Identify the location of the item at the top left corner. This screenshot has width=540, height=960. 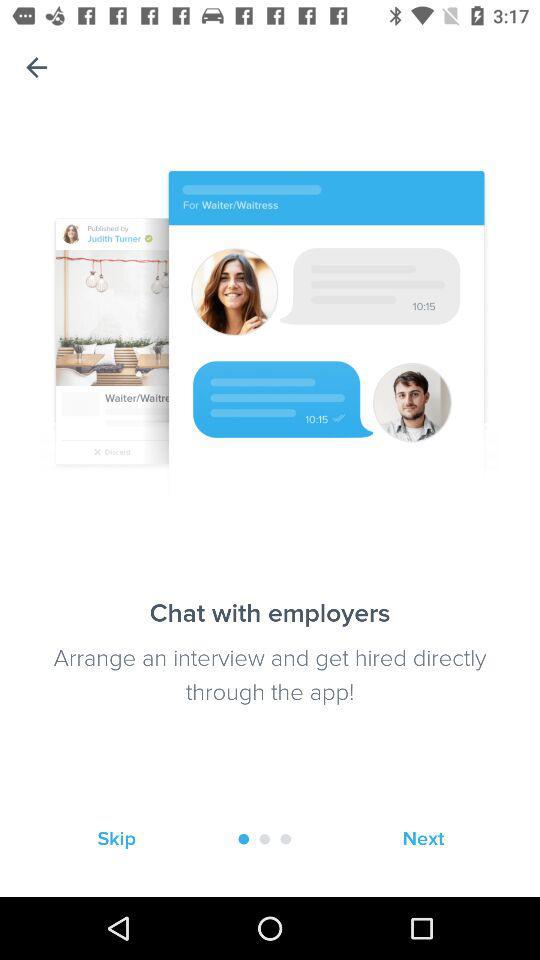
(36, 68).